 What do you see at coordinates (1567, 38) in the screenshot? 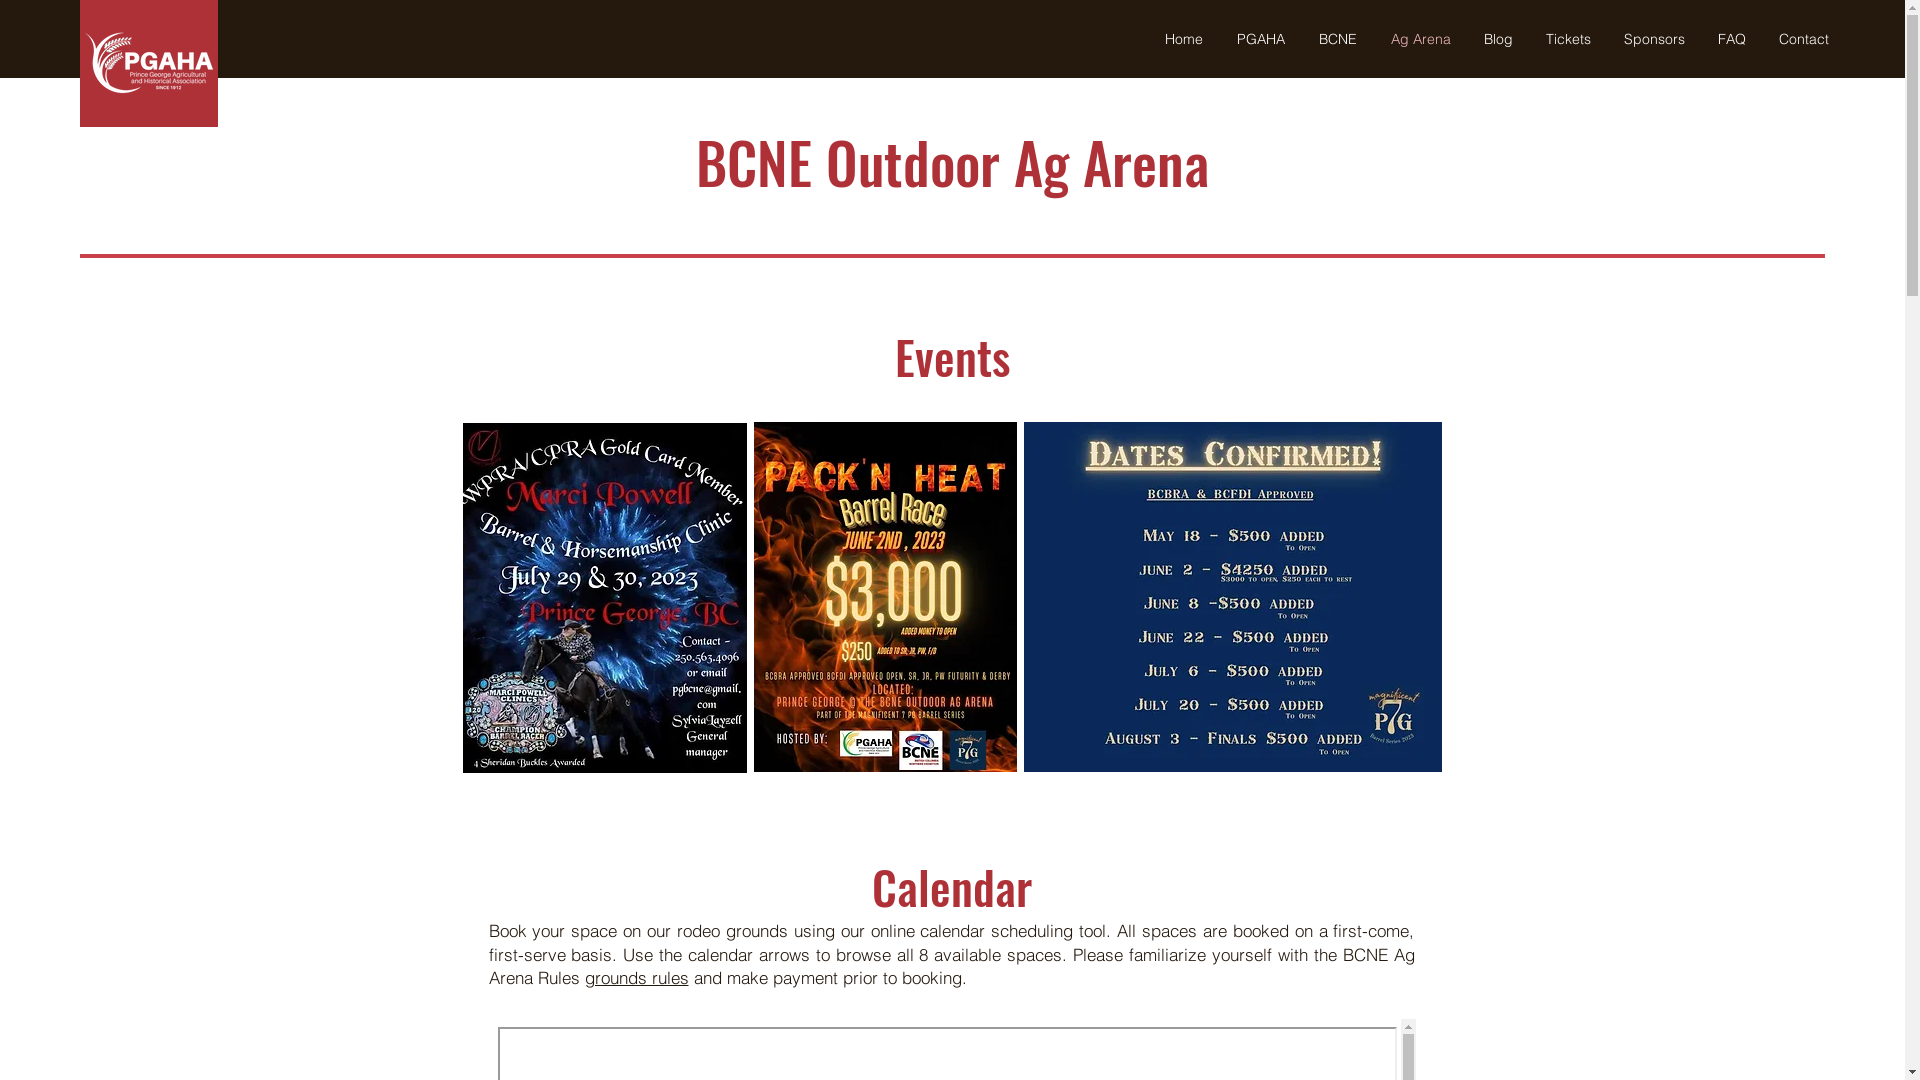
I see `'Tickets'` at bounding box center [1567, 38].